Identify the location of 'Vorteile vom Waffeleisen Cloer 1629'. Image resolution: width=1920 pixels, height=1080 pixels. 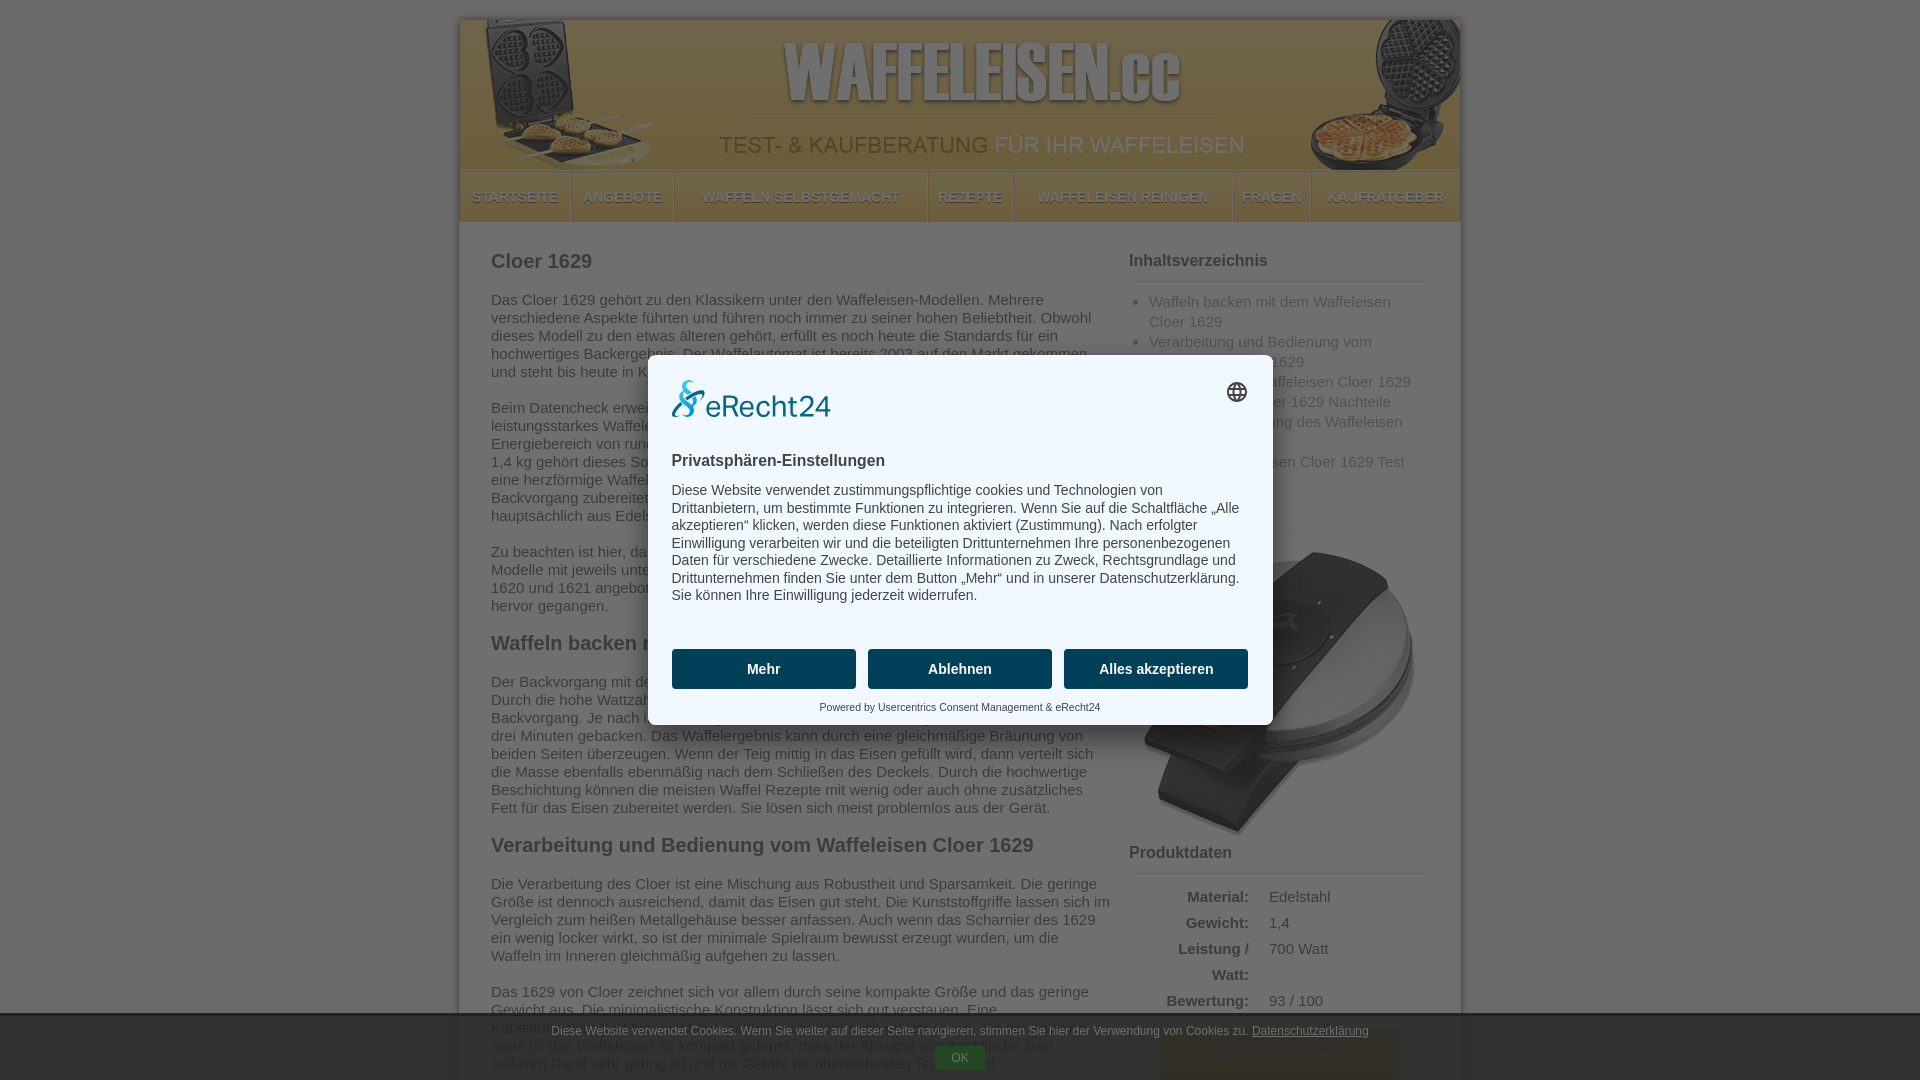
(1169, 381).